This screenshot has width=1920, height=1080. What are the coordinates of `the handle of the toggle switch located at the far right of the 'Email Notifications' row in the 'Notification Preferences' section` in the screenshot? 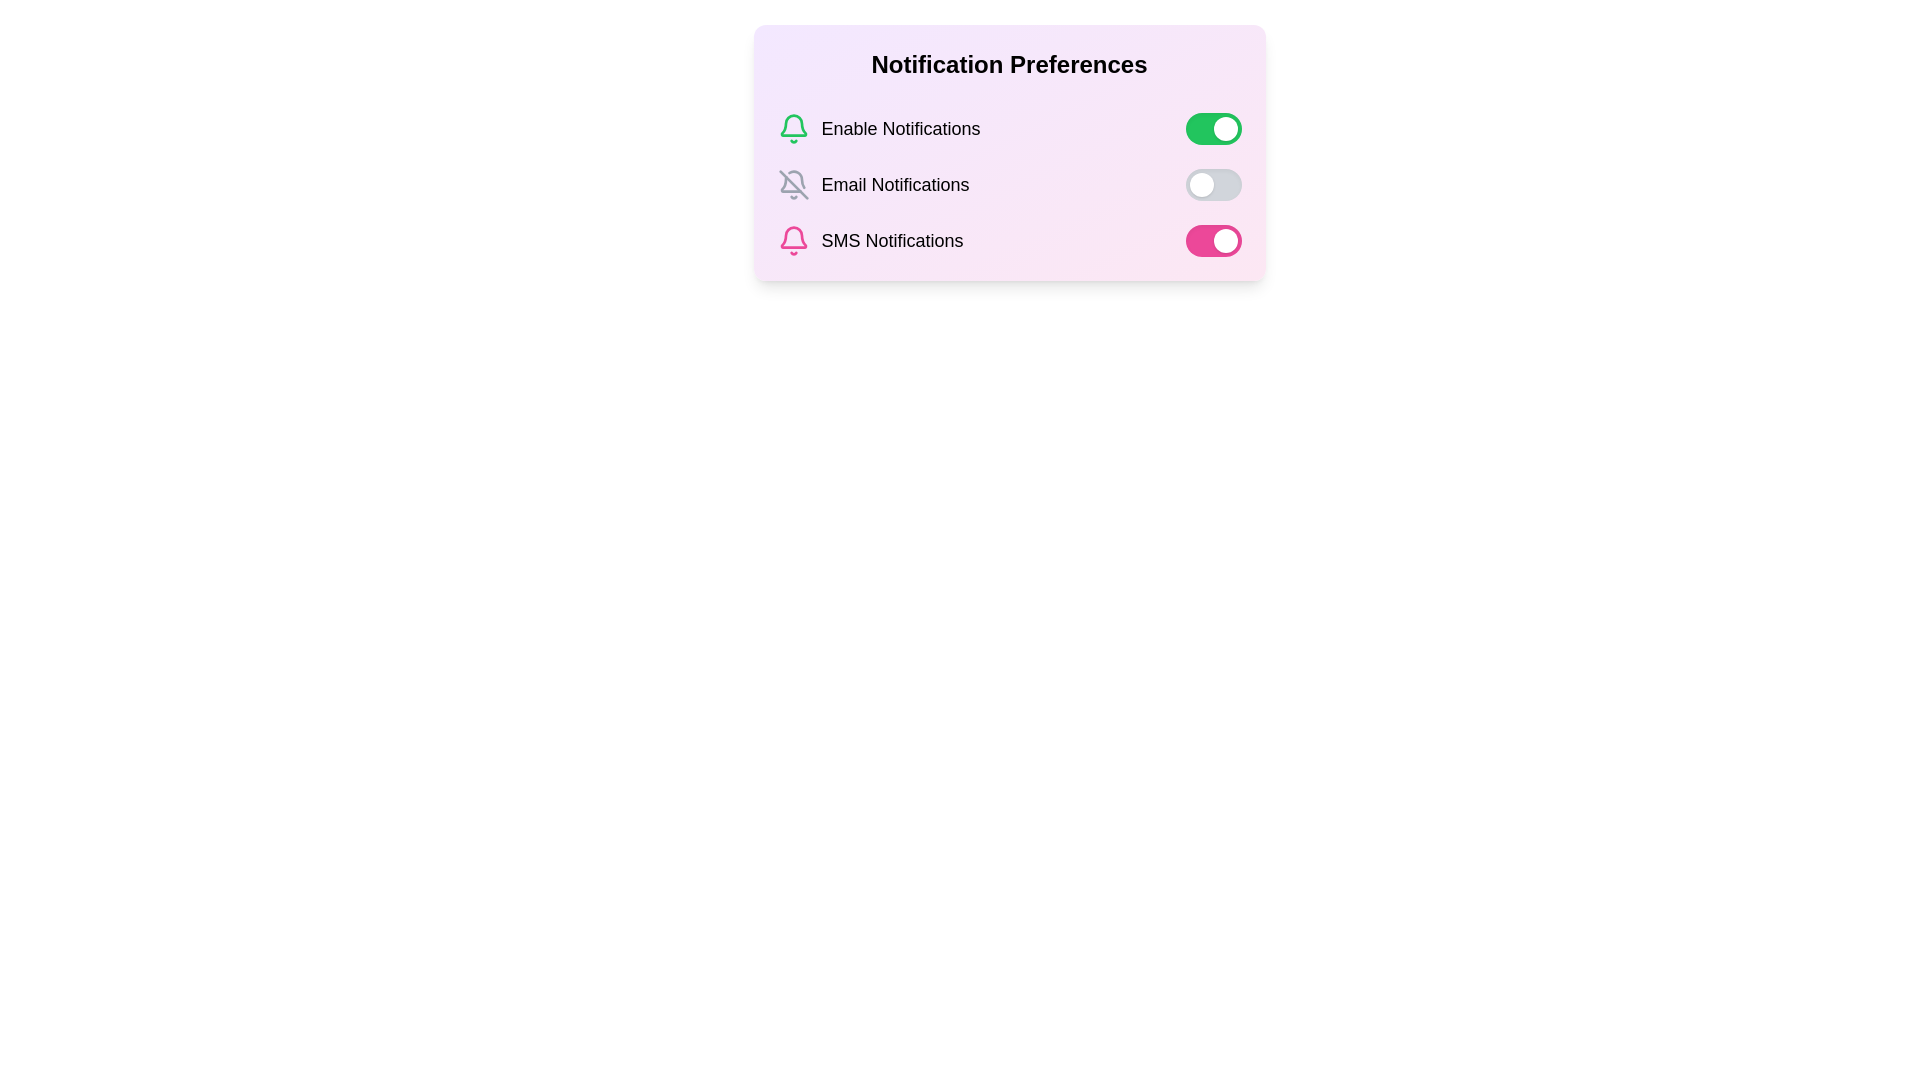 It's located at (1212, 185).